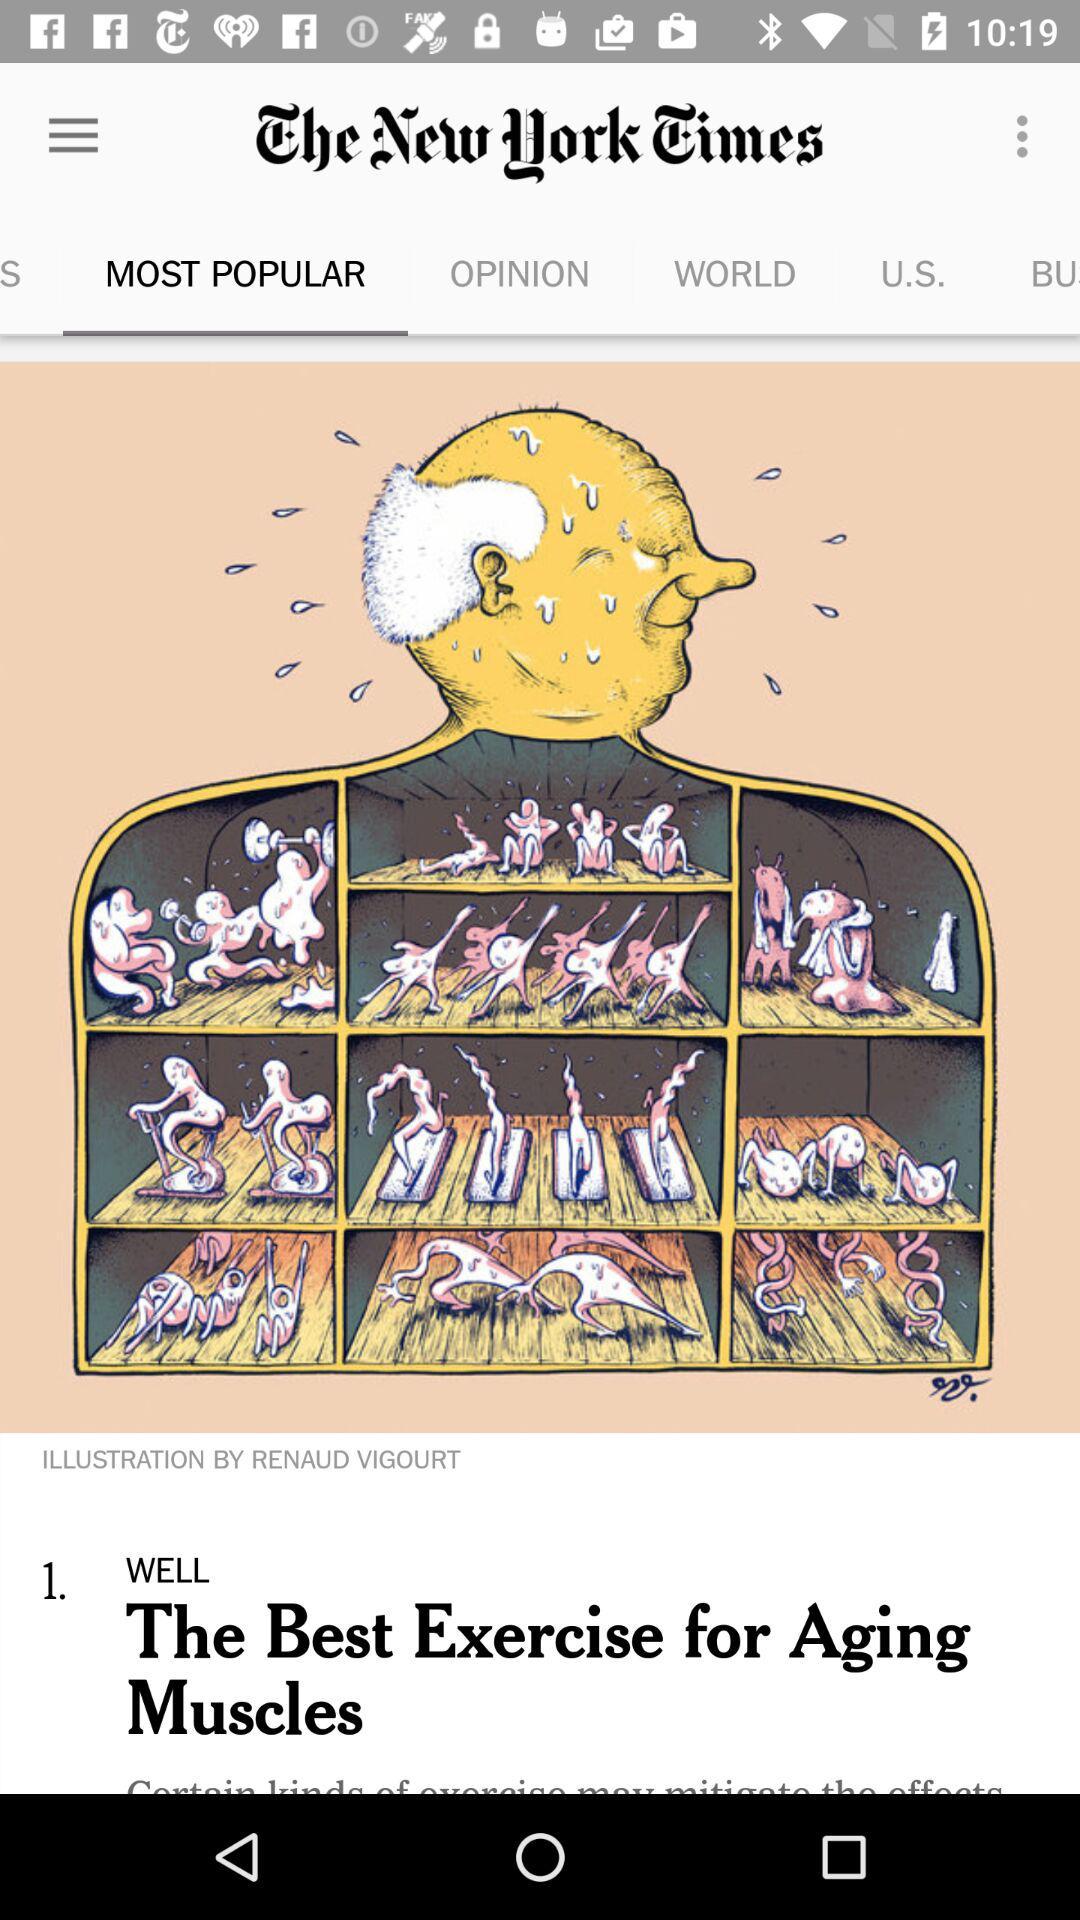 The image size is (1080, 1920). What do you see at coordinates (1034, 272) in the screenshot?
I see `the button which is below the menu button` at bounding box center [1034, 272].